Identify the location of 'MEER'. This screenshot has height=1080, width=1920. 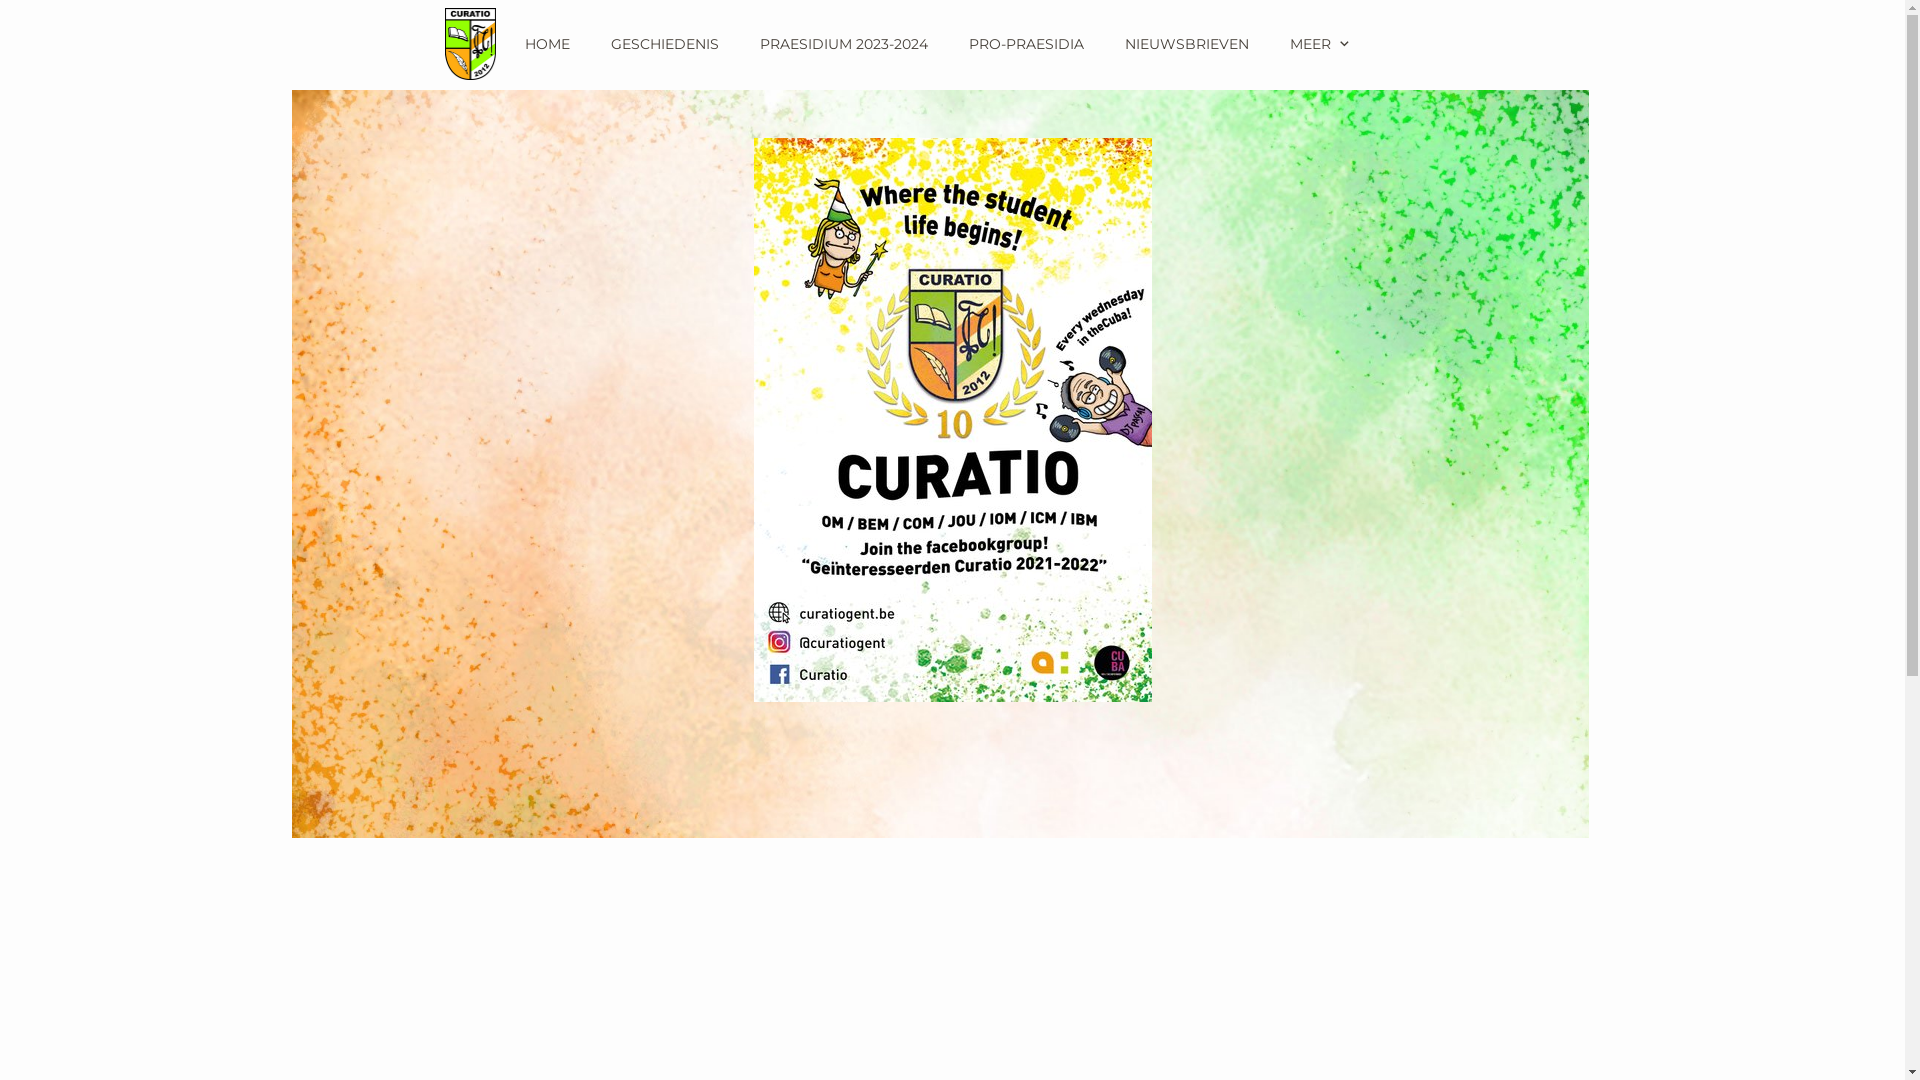
(1321, 43).